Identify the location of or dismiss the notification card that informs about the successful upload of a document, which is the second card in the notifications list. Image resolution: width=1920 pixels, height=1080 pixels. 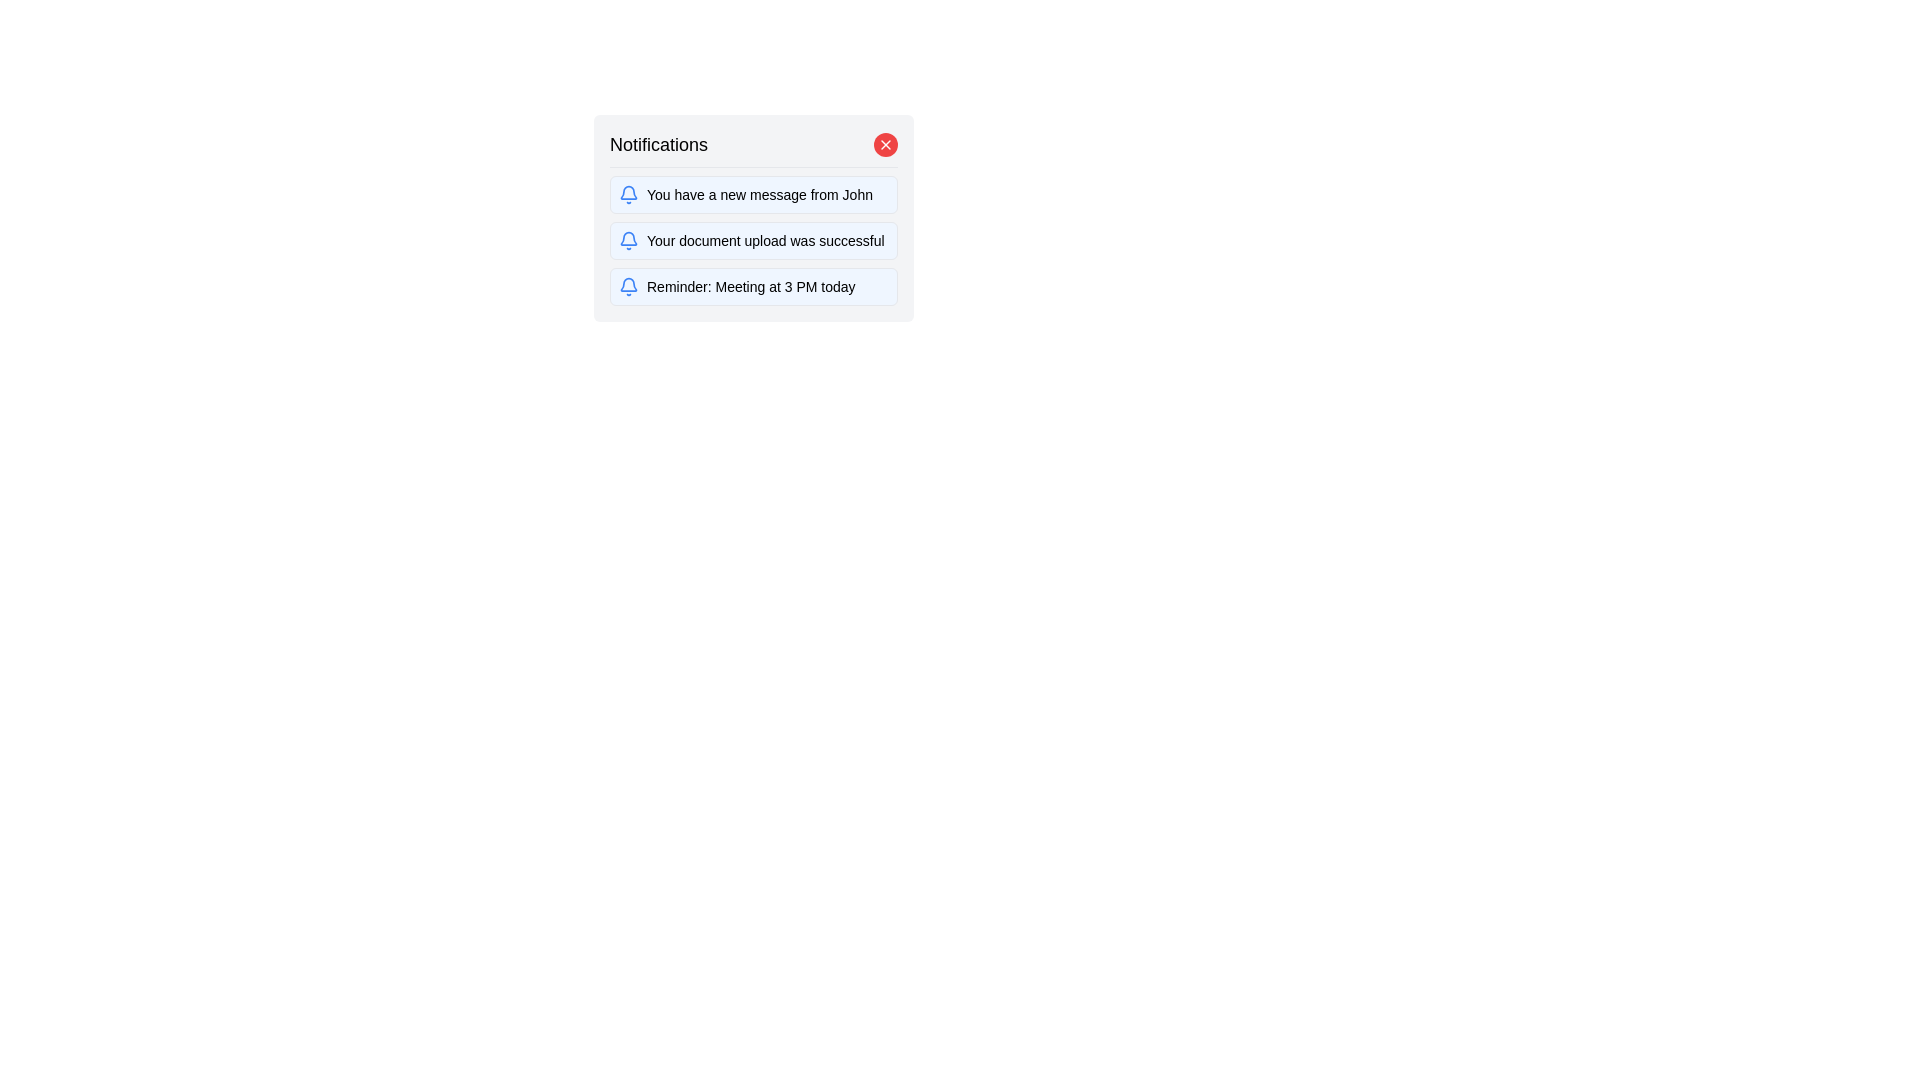
(752, 239).